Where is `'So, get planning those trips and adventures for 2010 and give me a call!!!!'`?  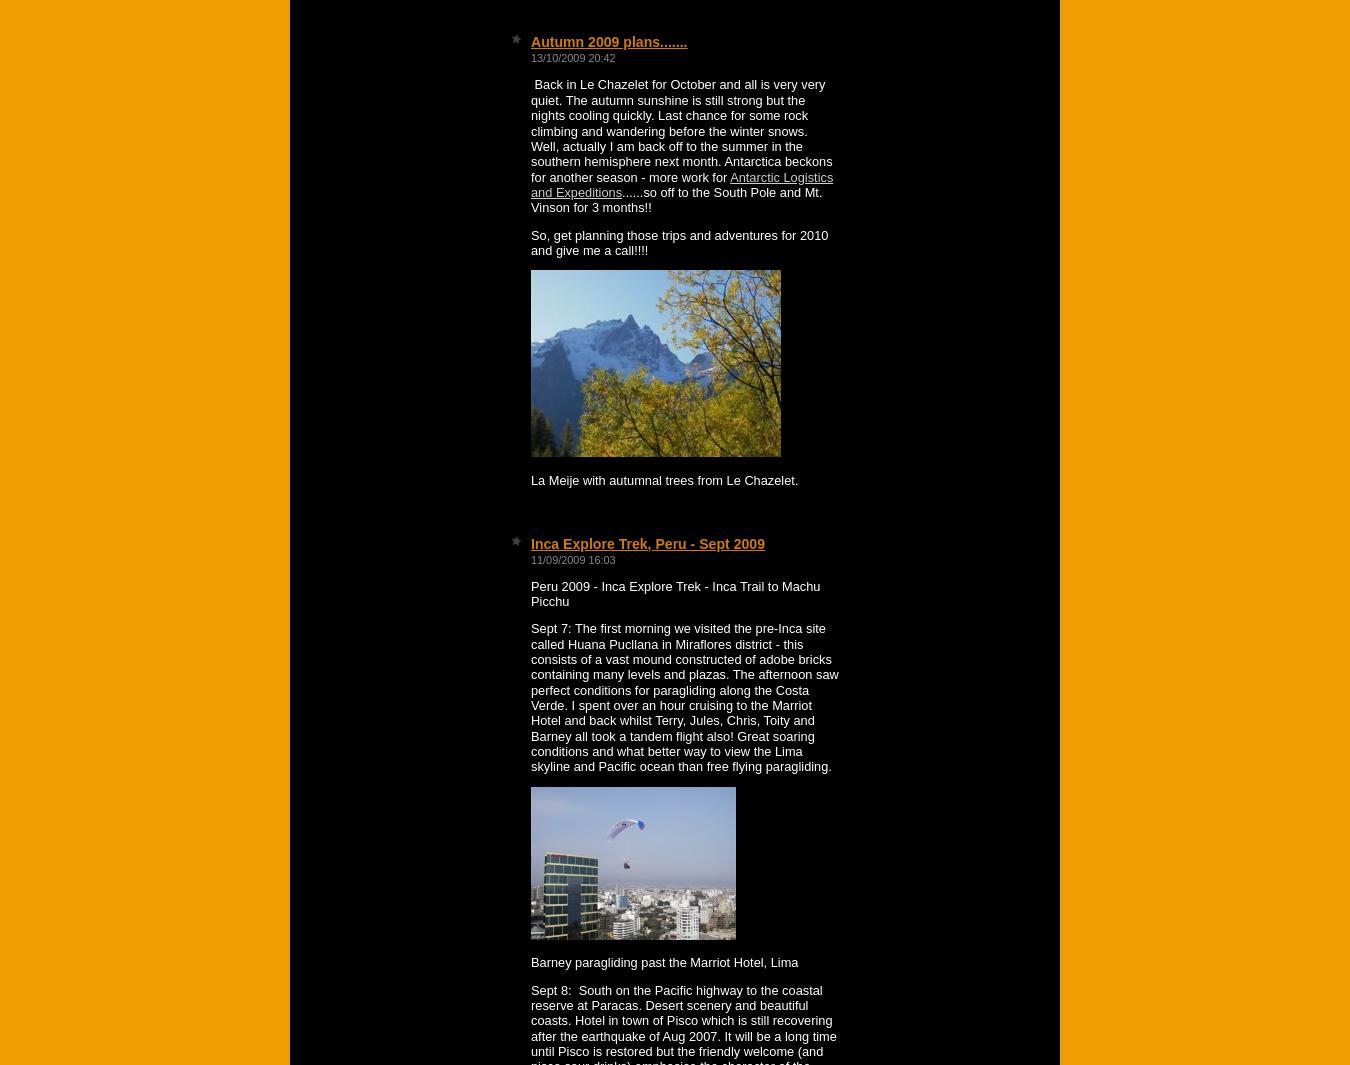
'So, get planning those trips and adventures for 2010 and give me a call!!!!' is located at coordinates (678, 241).